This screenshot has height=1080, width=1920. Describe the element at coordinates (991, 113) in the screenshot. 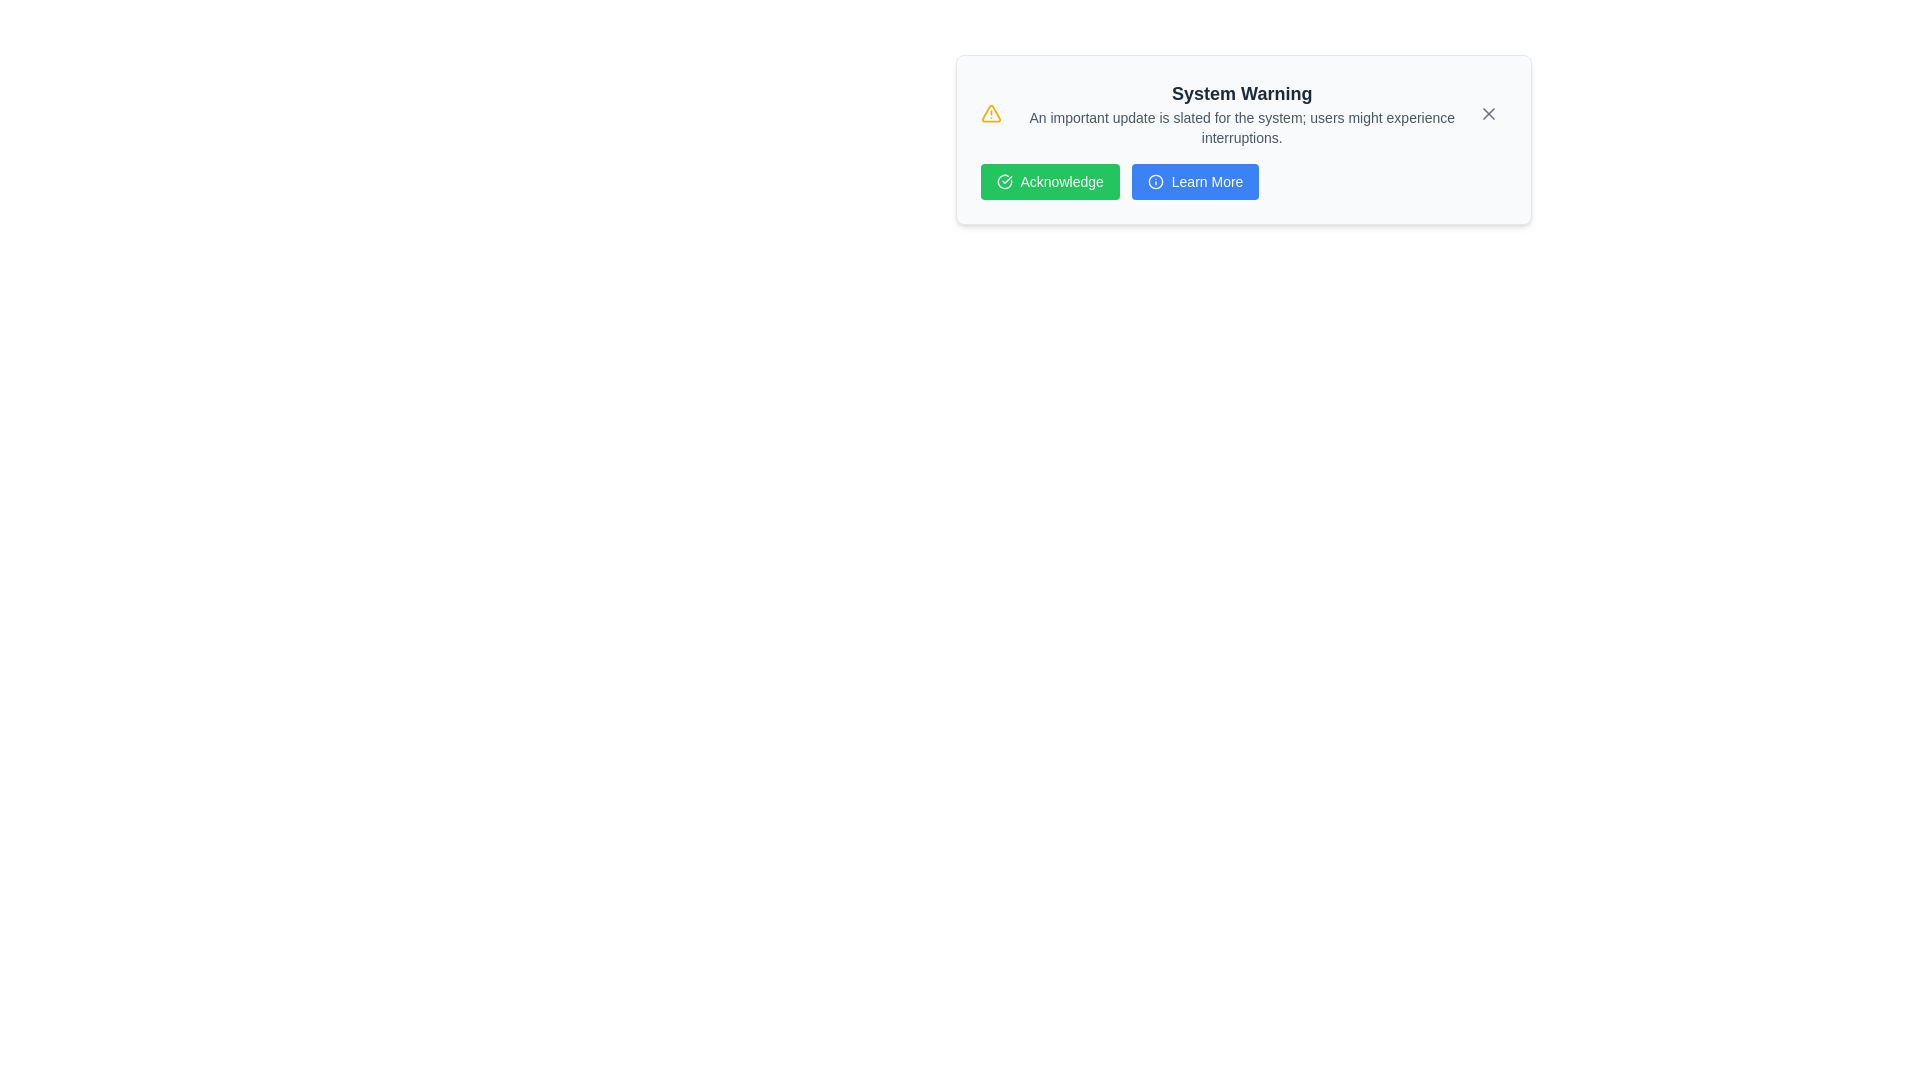

I see `the triangular yellow icon with a hollow border located in the notification box next to the 'System Warning' text and above the green 'Acknowledge' button` at that location.